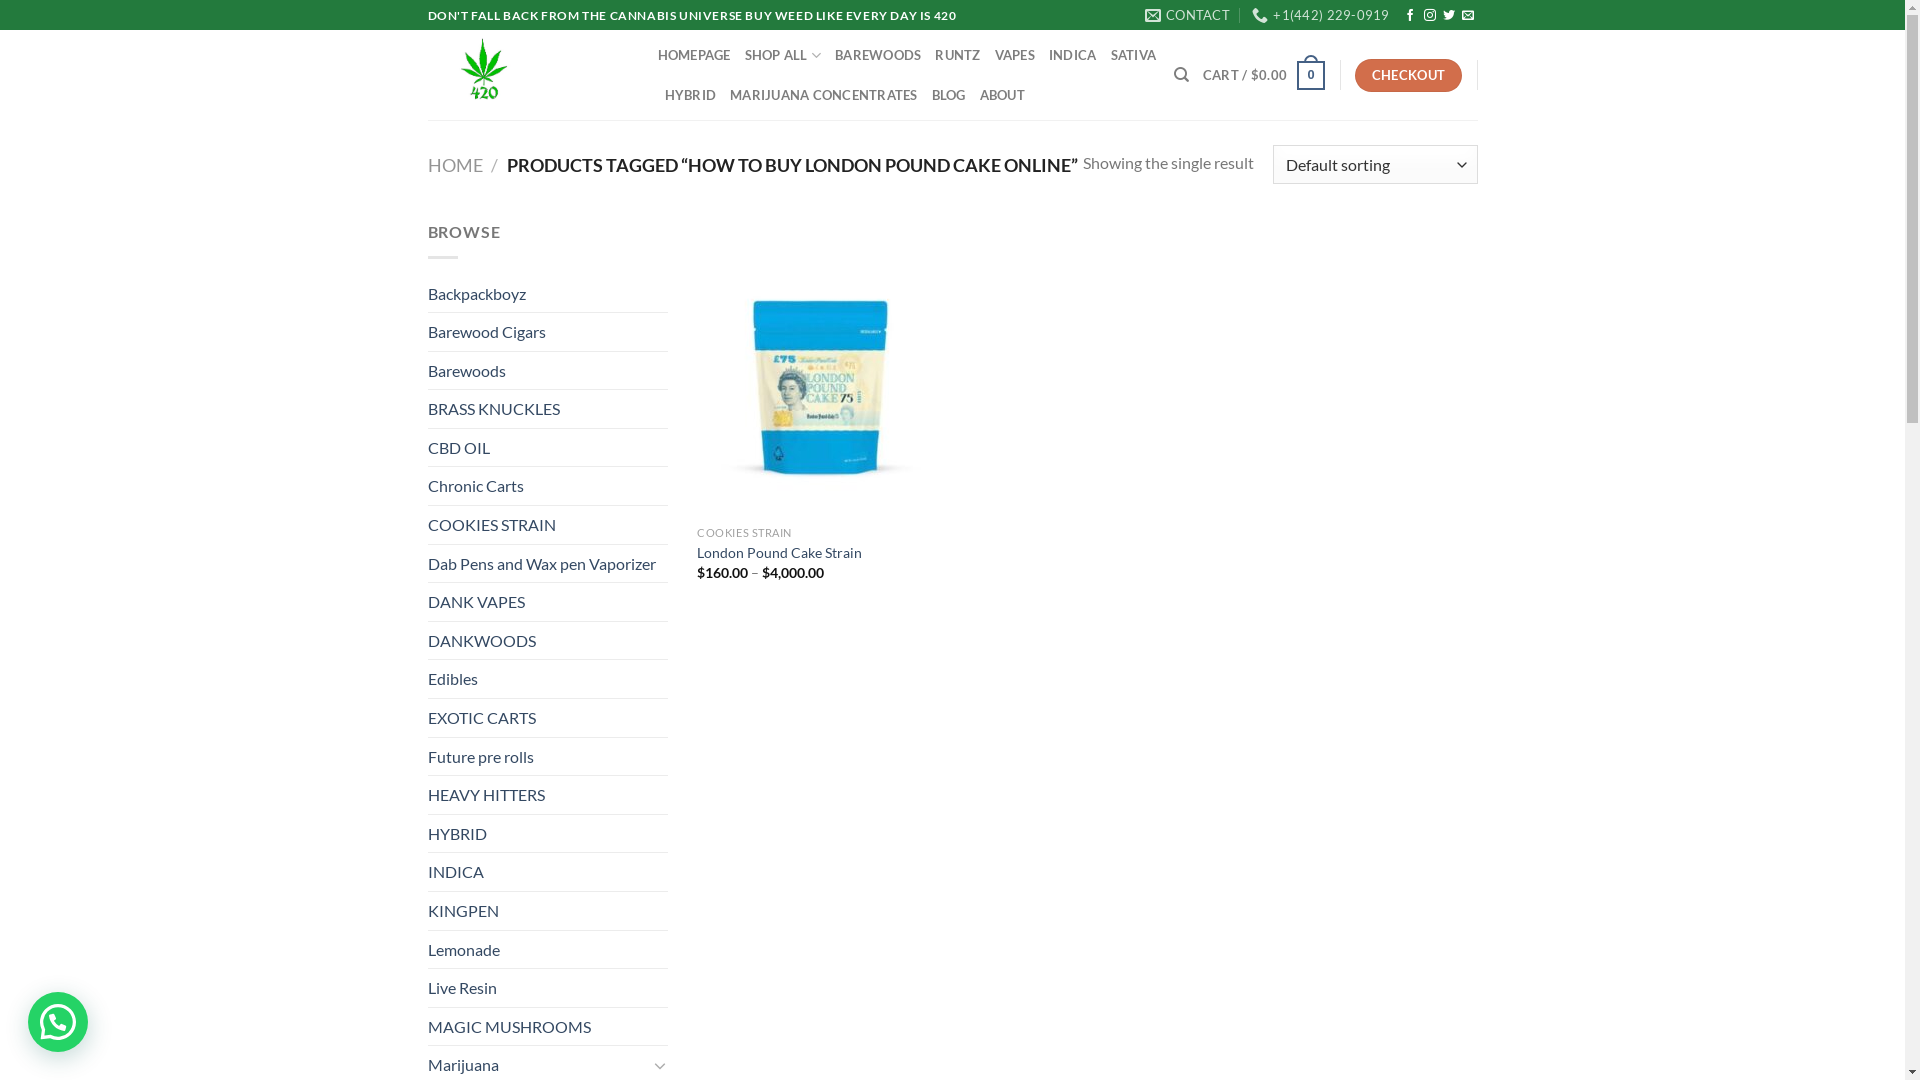  Describe the element at coordinates (1014, 53) in the screenshot. I see `'VAPES'` at that location.